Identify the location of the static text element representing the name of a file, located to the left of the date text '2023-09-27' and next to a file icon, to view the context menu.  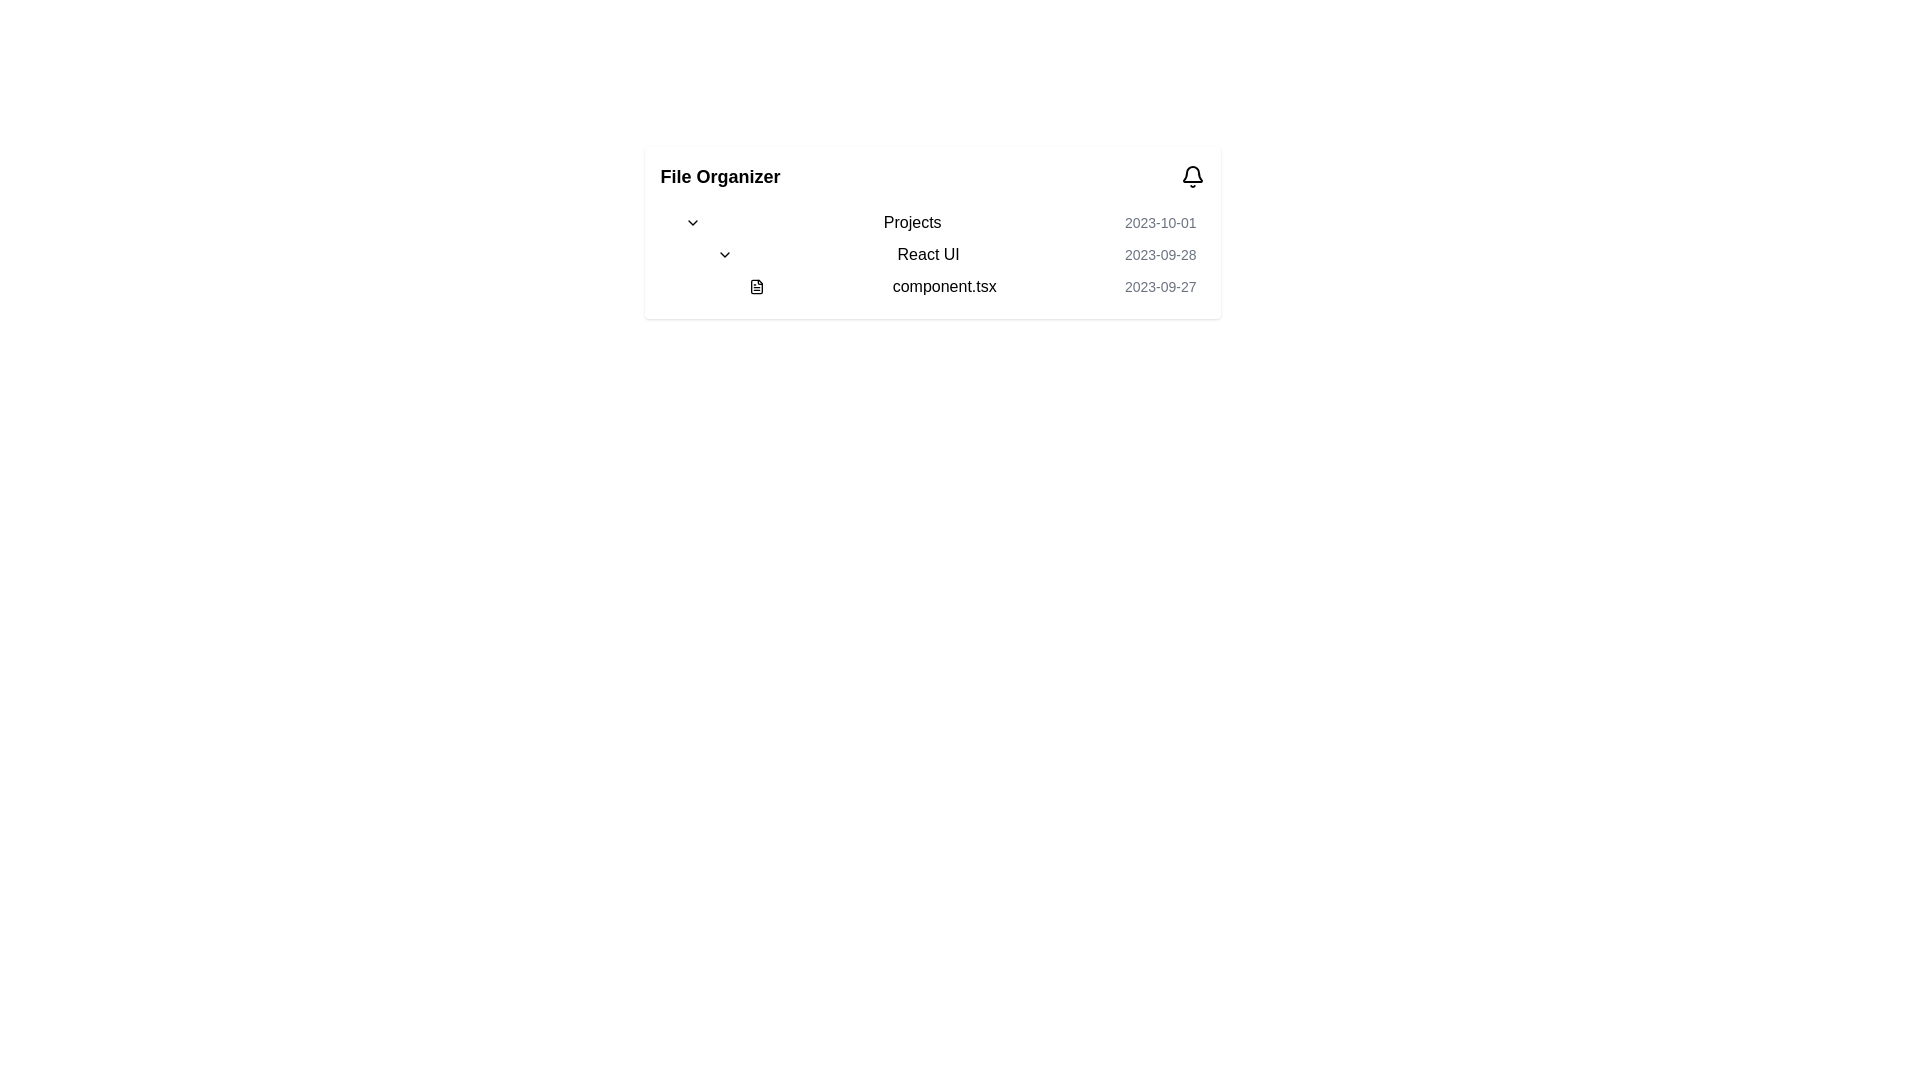
(943, 286).